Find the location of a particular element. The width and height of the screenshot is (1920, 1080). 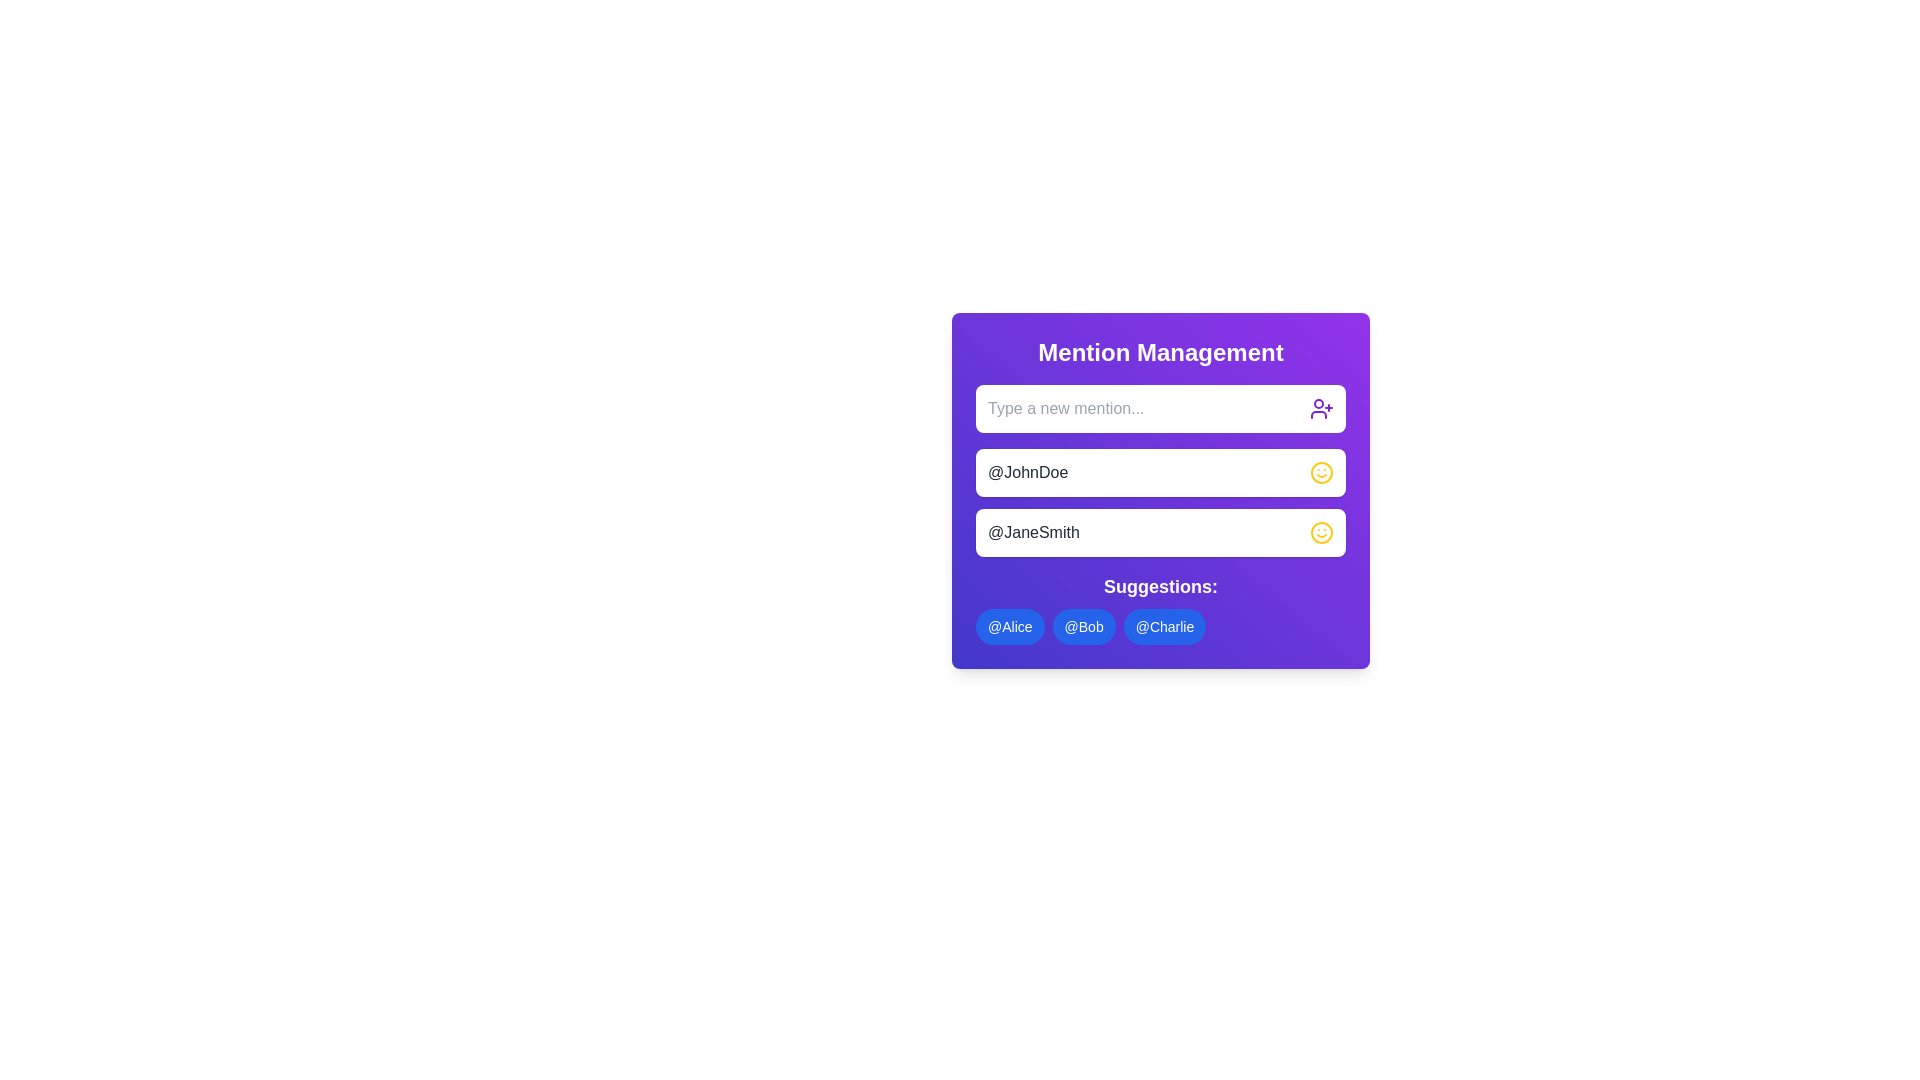

the '@Charlie' button, which is a blue, rounded rectangular button with white text is located at coordinates (1165, 626).